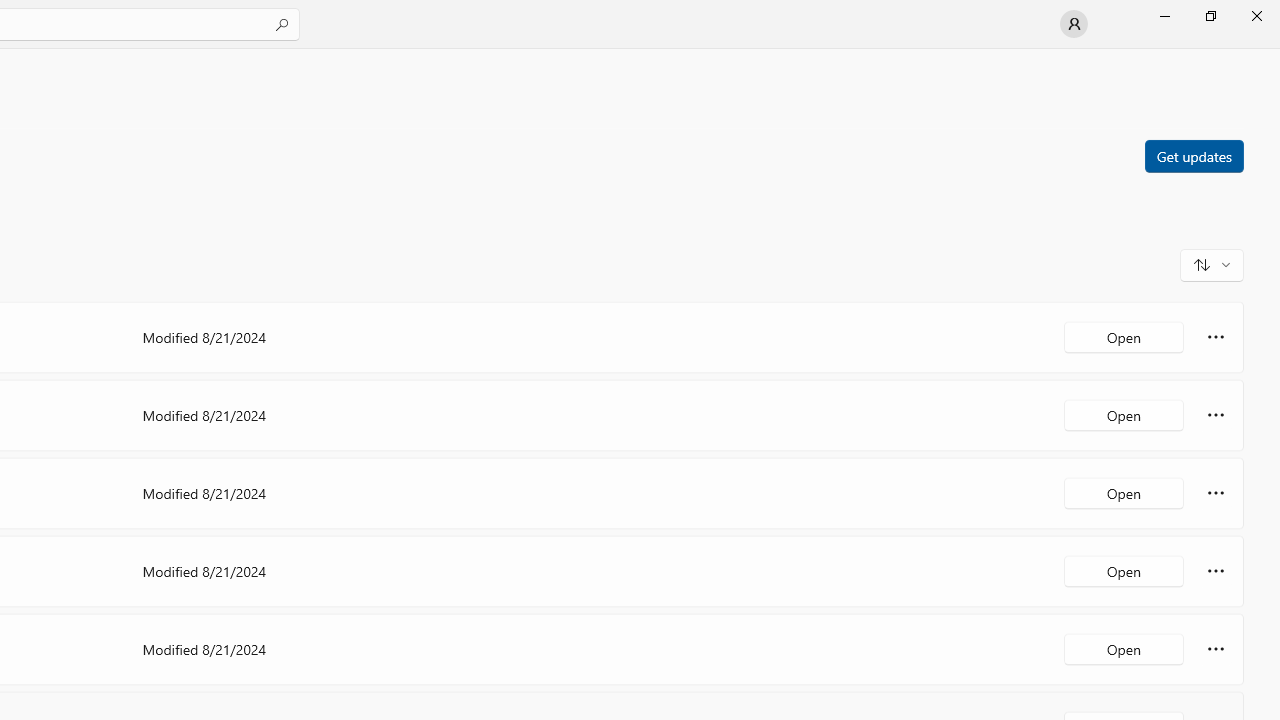 This screenshot has height=720, width=1280. I want to click on 'Get updates', so click(1193, 154).